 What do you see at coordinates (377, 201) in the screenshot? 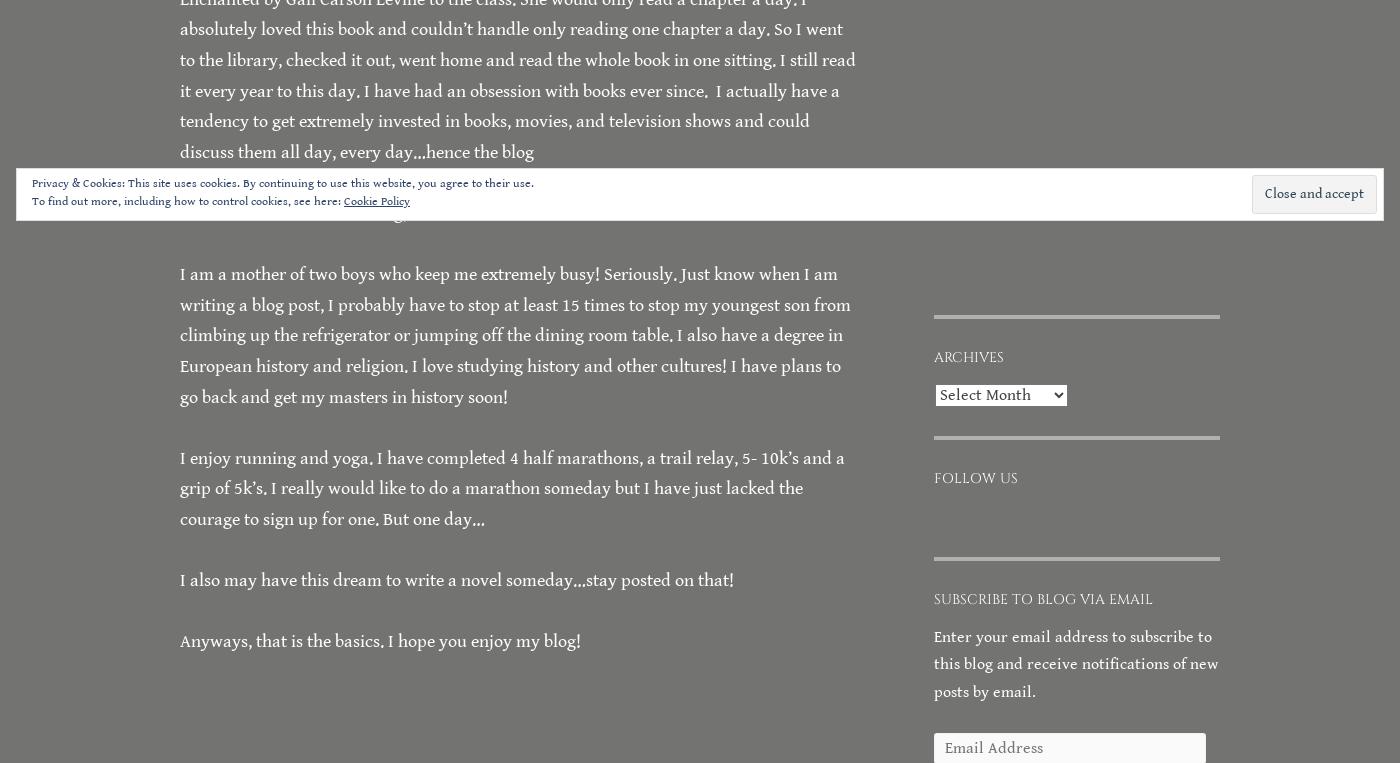
I see `'Cookie Policy'` at bounding box center [377, 201].